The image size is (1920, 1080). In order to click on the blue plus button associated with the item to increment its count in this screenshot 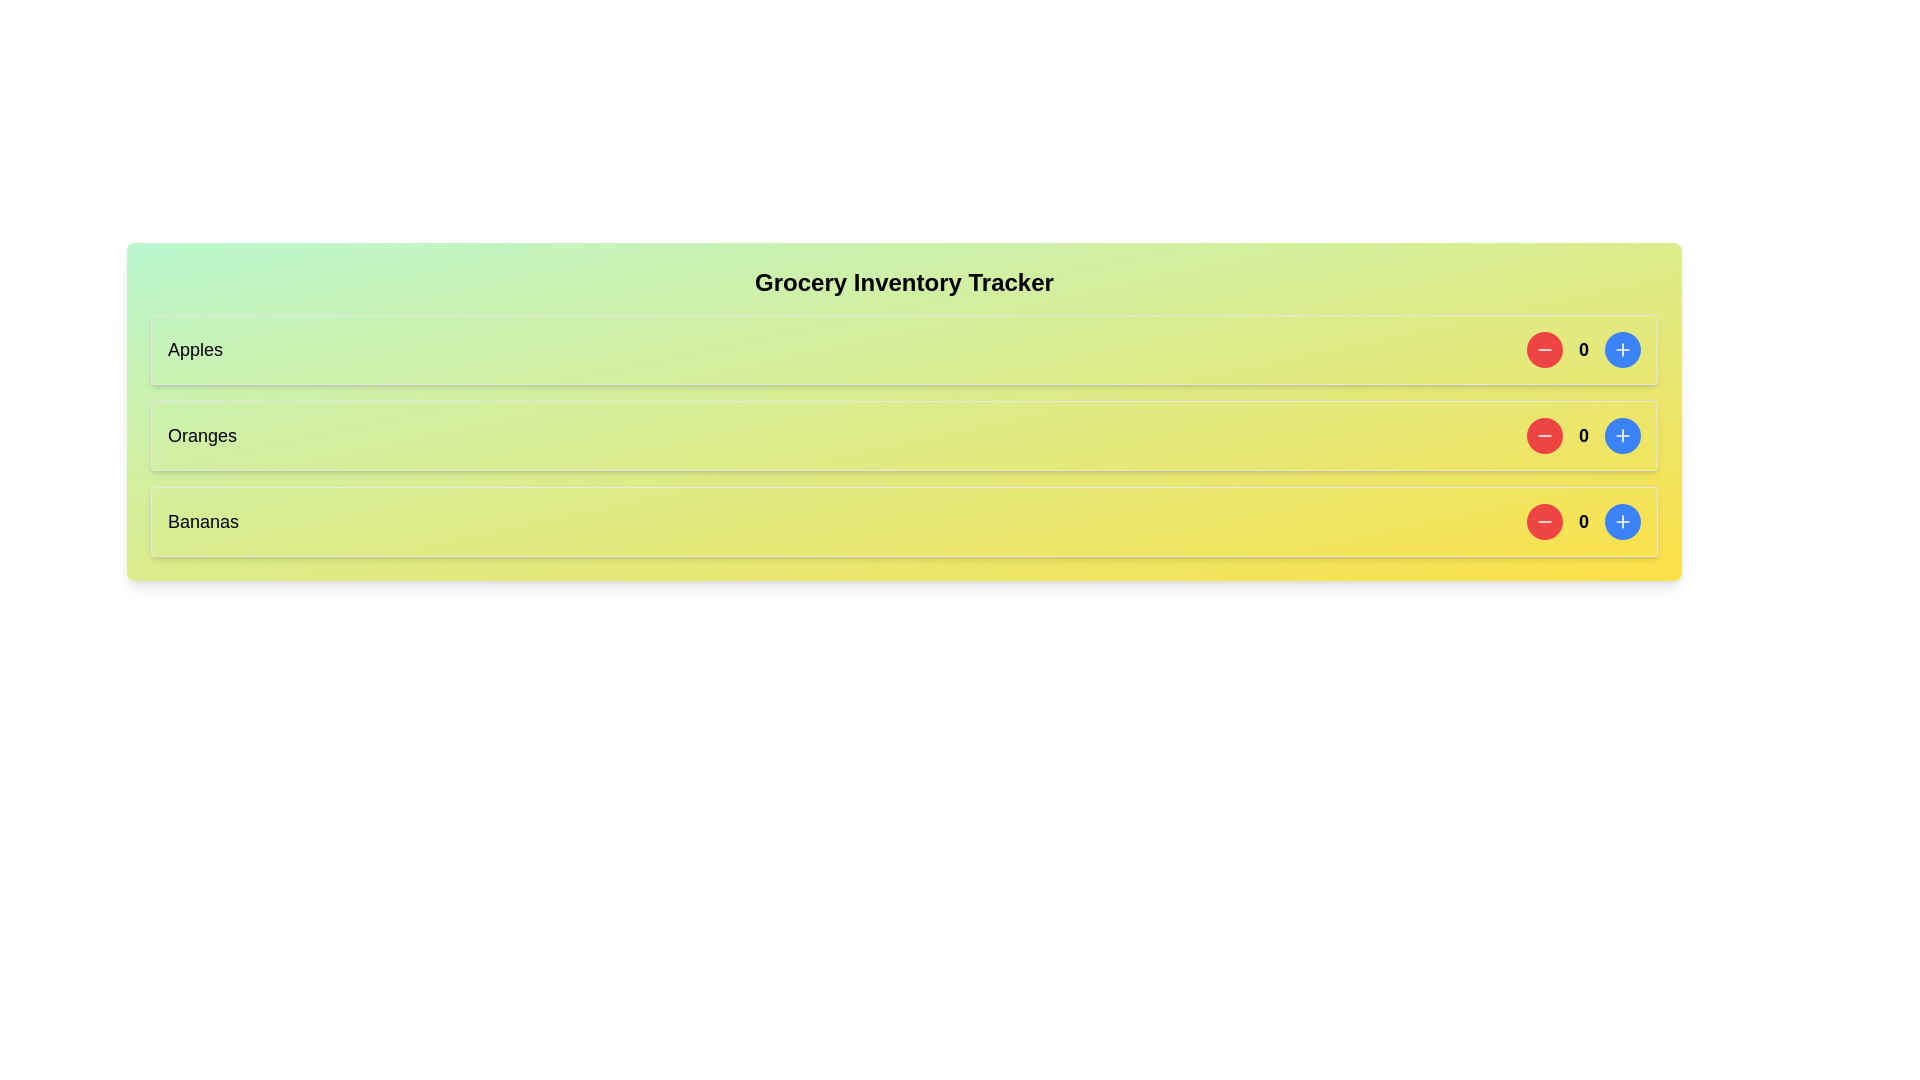, I will do `click(1622, 349)`.